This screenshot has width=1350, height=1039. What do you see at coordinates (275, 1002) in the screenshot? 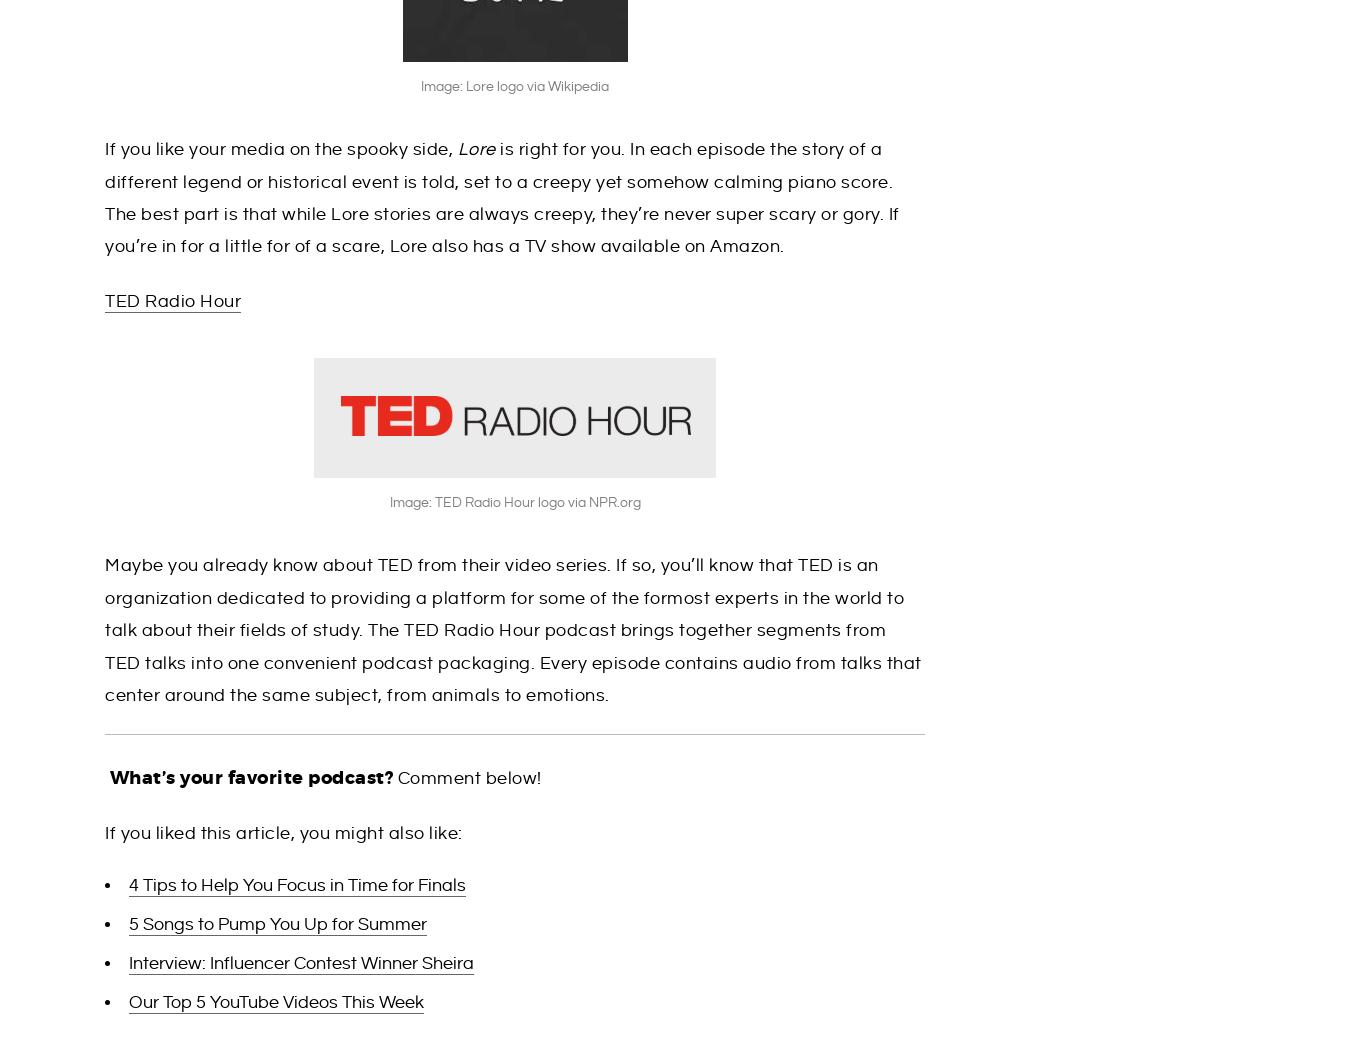
I see `'Our Top 5 YouTube Videos This Week'` at bounding box center [275, 1002].